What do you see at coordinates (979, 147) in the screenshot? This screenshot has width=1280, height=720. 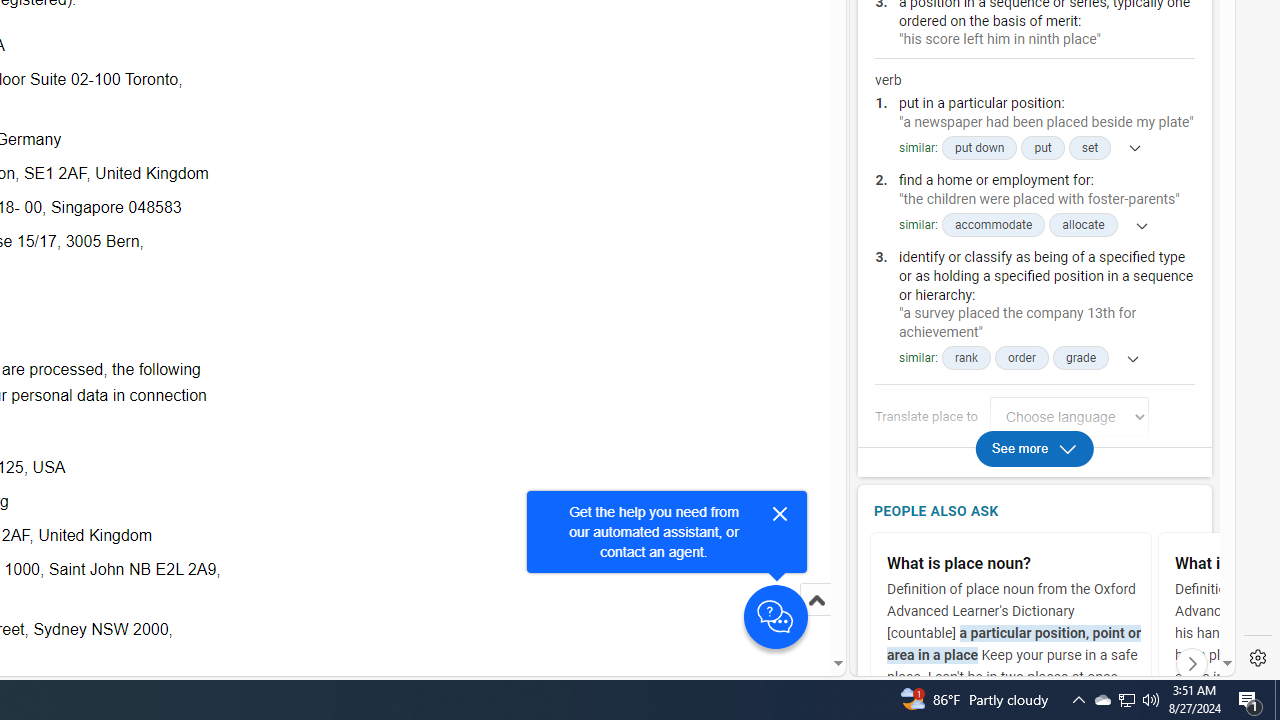 I see `'put down'` at bounding box center [979, 147].